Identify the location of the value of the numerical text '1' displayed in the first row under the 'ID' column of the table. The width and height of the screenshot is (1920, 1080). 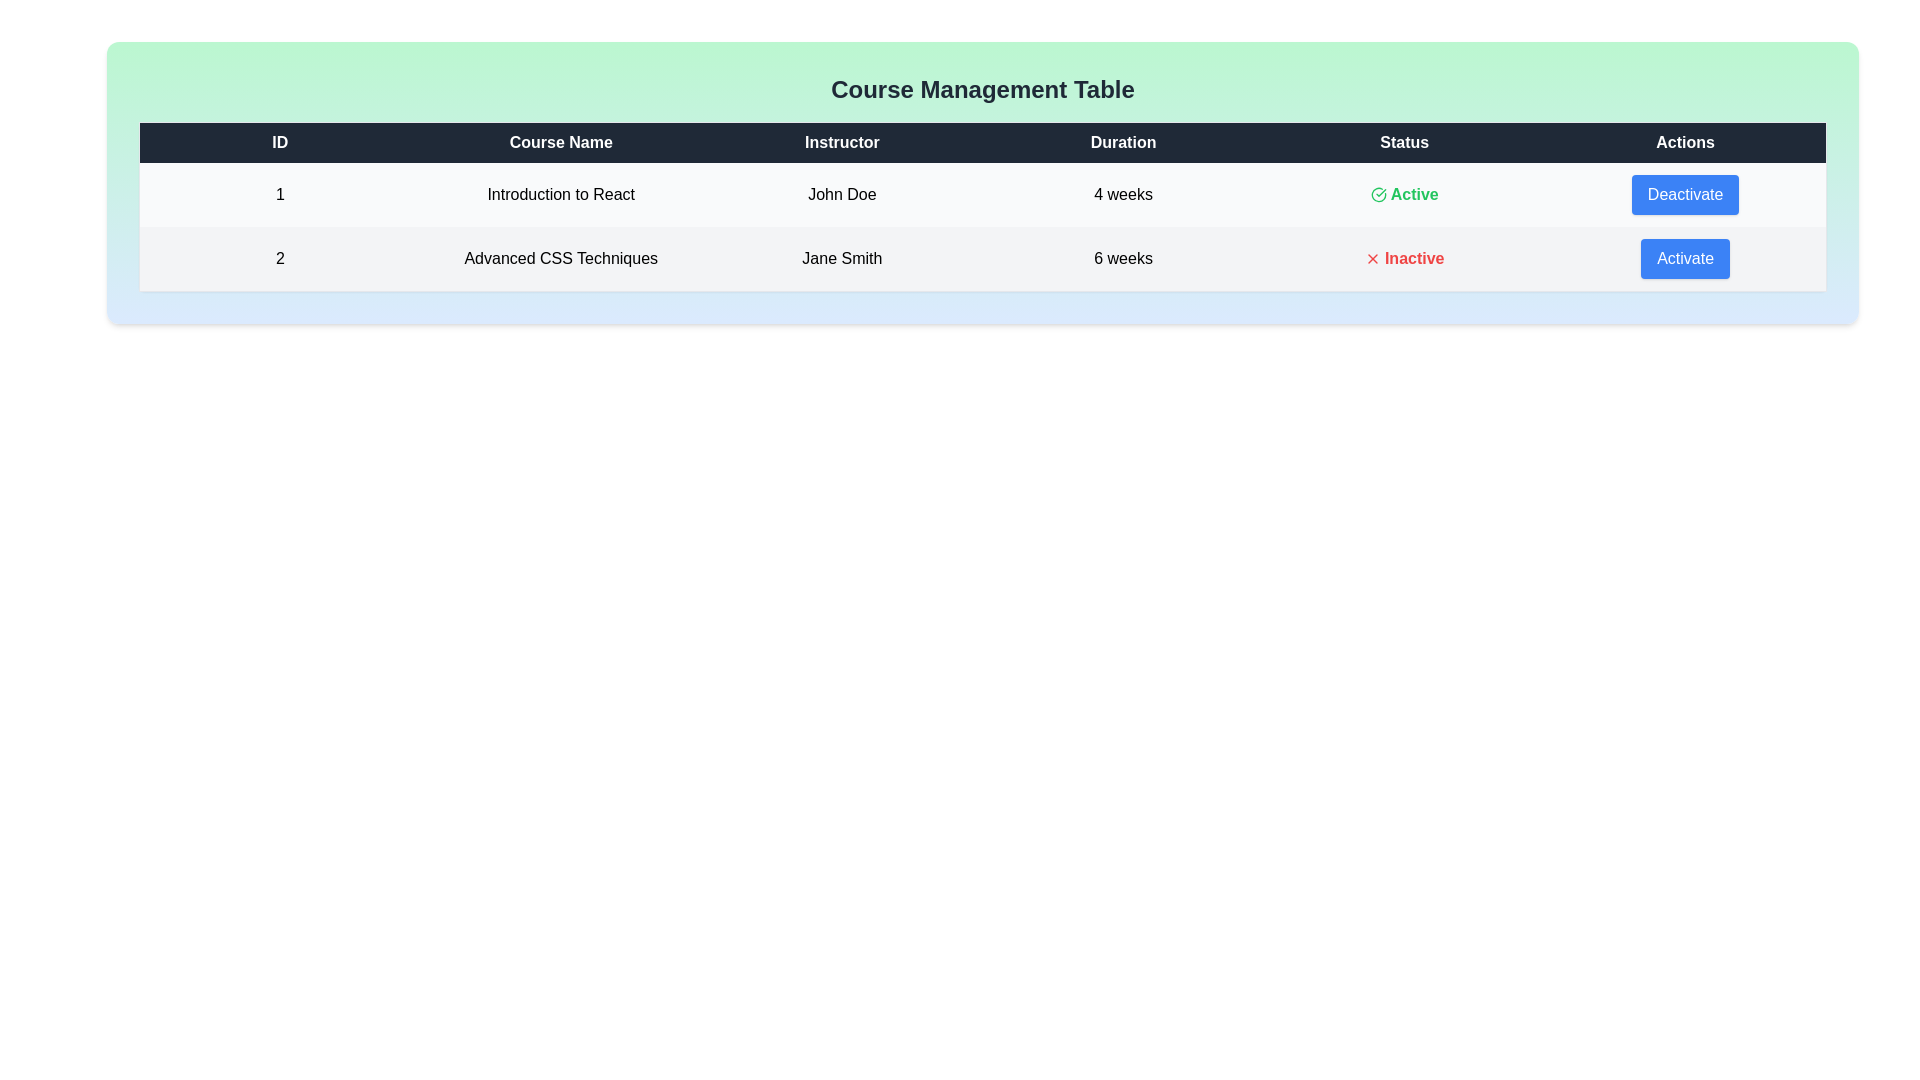
(279, 195).